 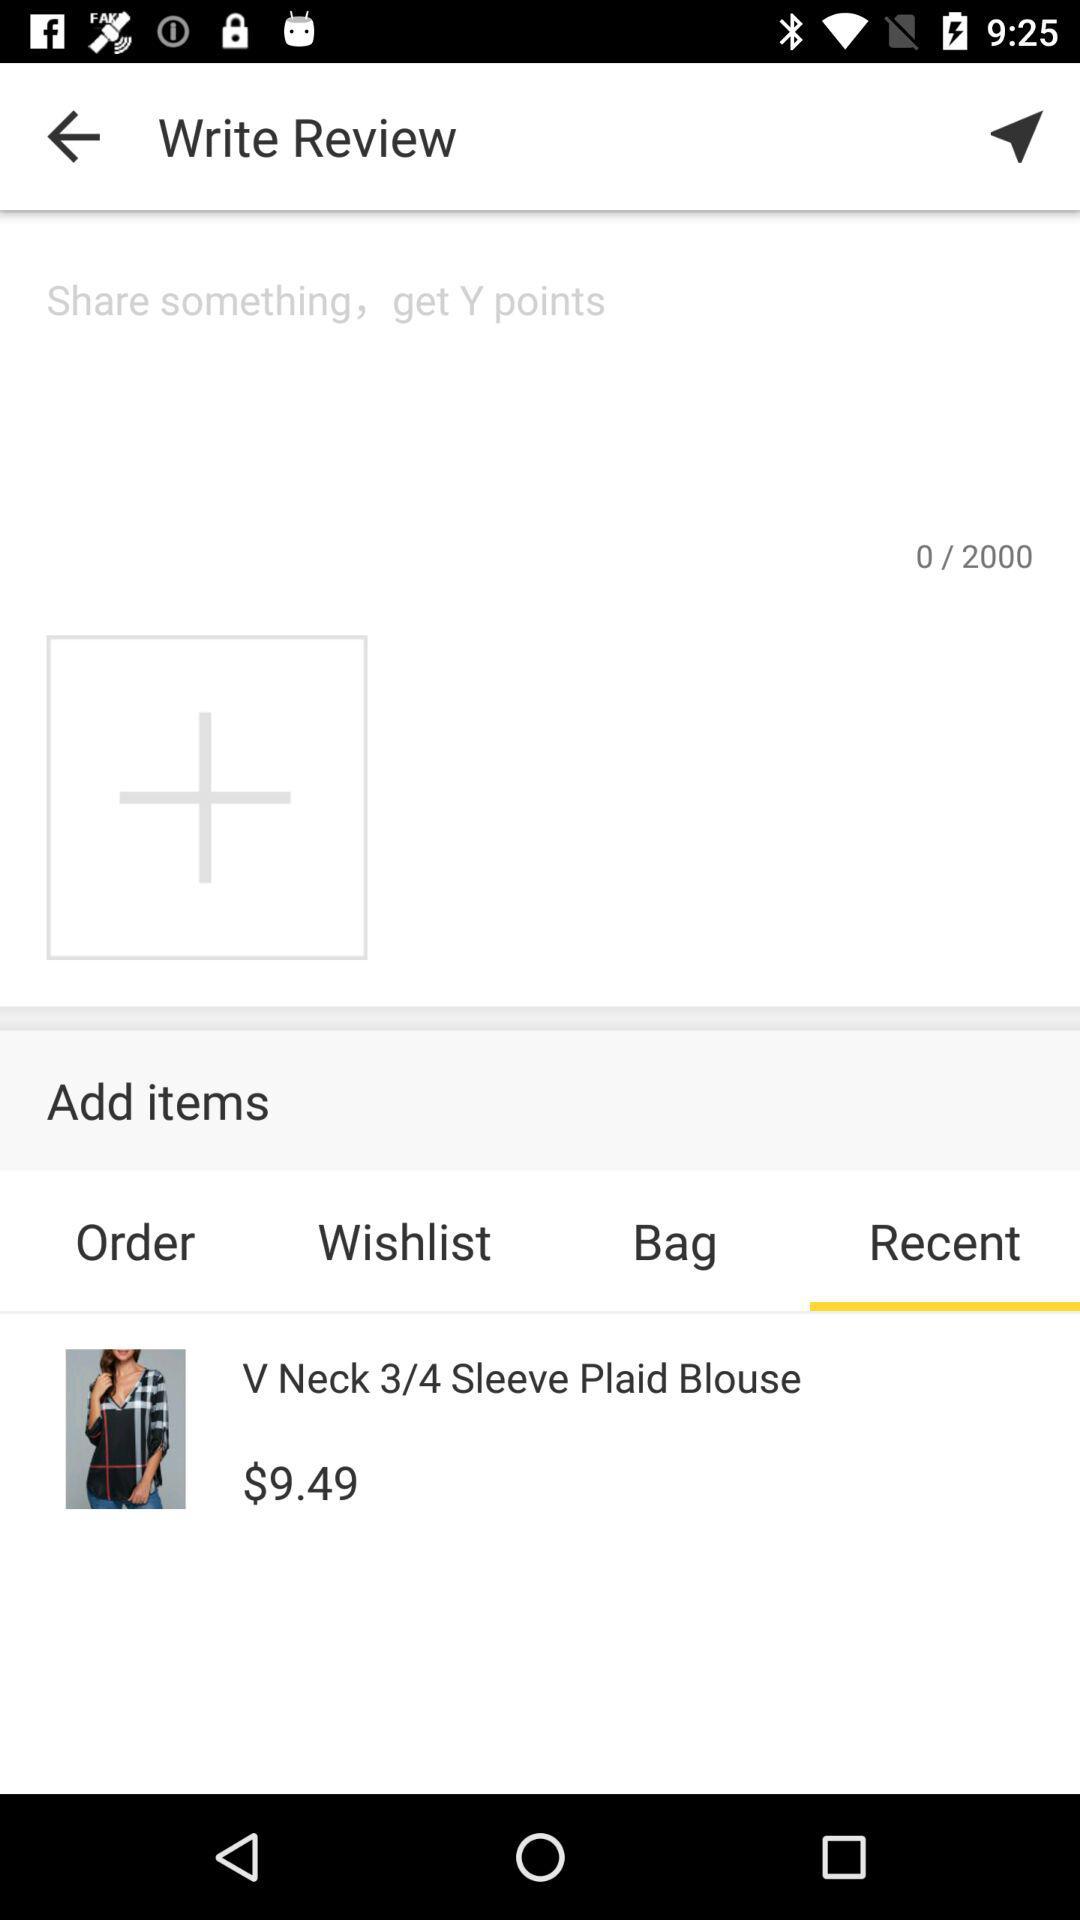 What do you see at coordinates (540, 401) in the screenshot?
I see `type a review` at bounding box center [540, 401].